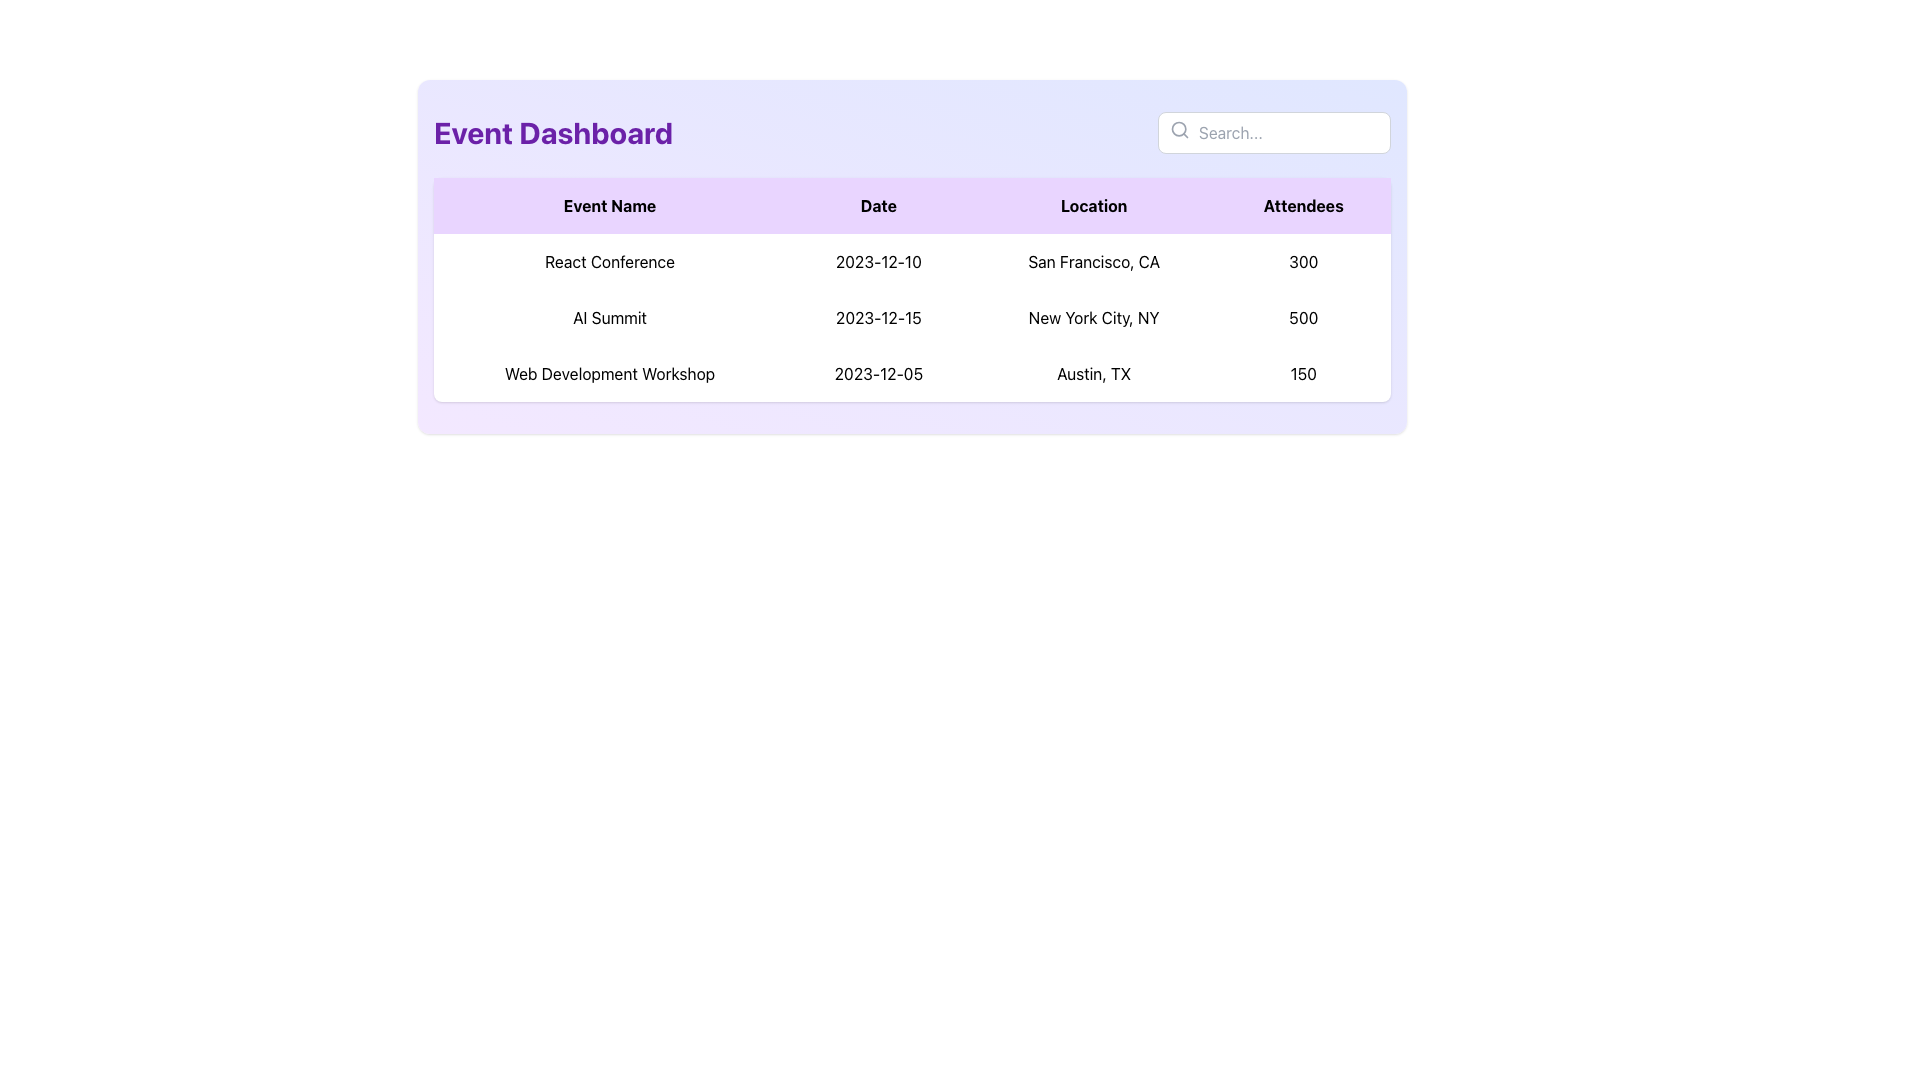  What do you see at coordinates (878, 316) in the screenshot?
I see `date displayed in the second item of the 'Date' column in the table associated with the 'AI Summit' event` at bounding box center [878, 316].